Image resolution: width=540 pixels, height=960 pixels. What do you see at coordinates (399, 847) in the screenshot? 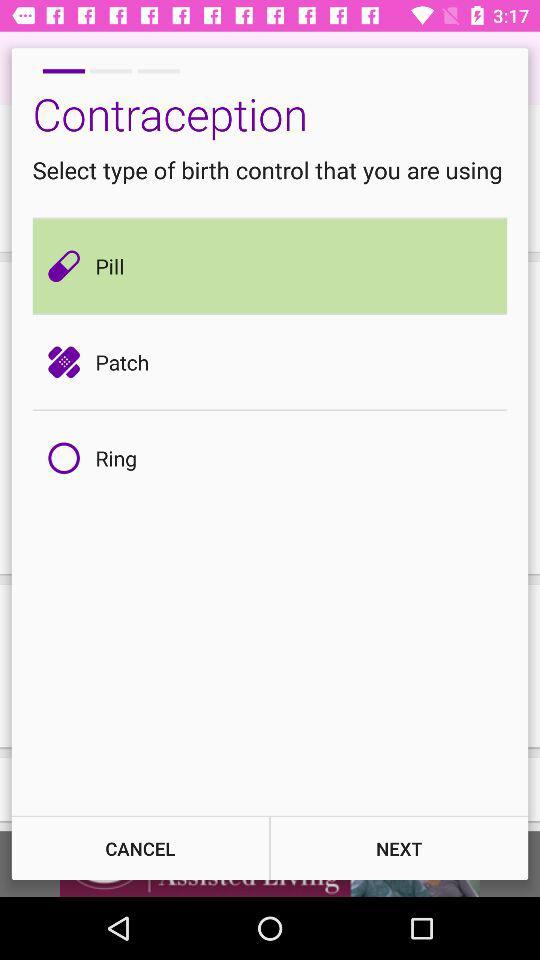
I see `the icon at the bottom right corner` at bounding box center [399, 847].